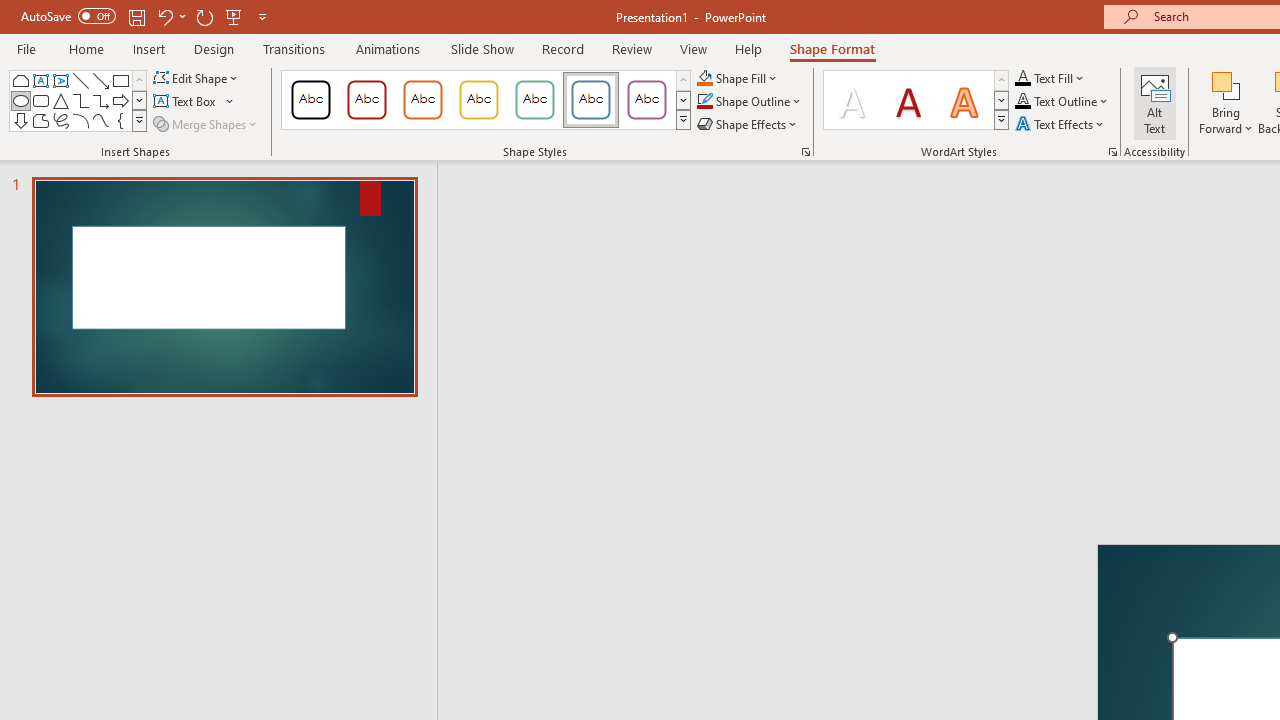 The image size is (1280, 720). Describe the element at coordinates (367, 100) in the screenshot. I see `'Colored Outline - Dark Red, Accent 1'` at that location.